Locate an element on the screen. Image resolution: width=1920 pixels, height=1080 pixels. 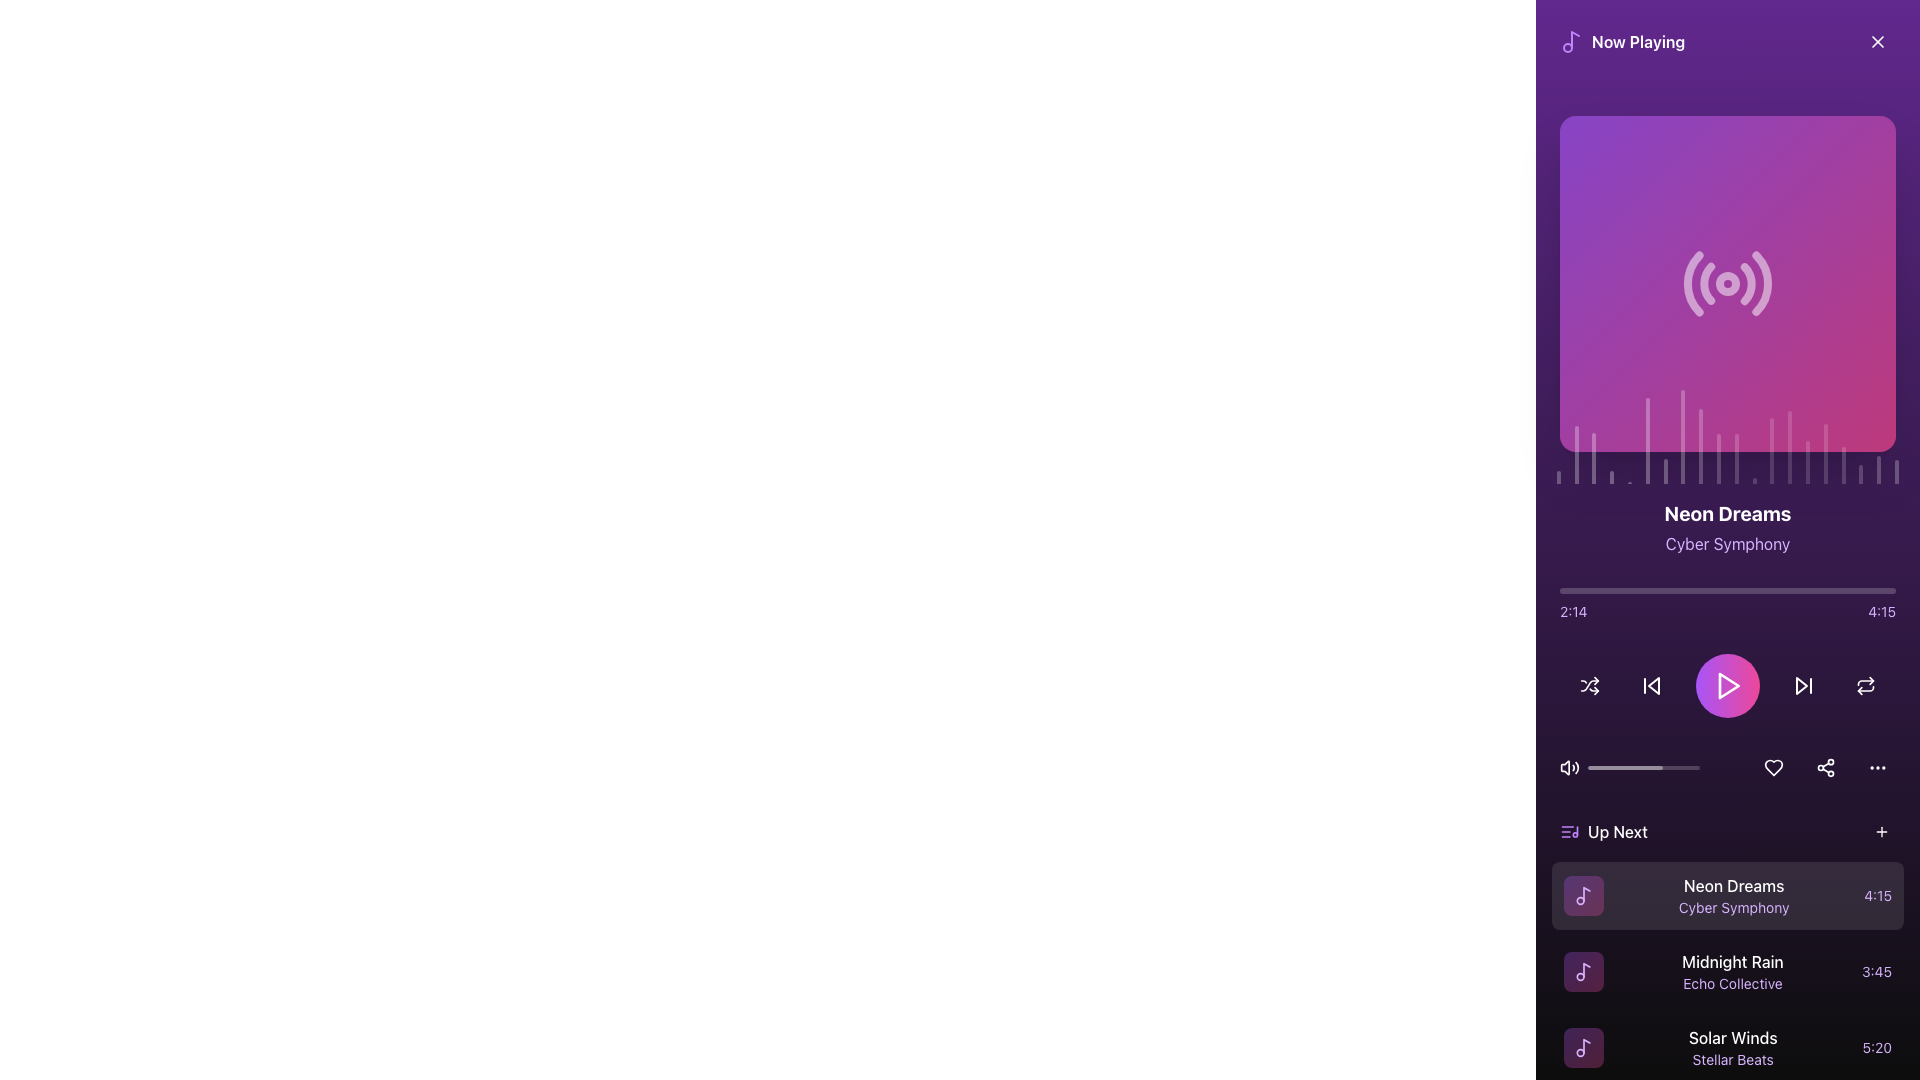
progress is located at coordinates (1572, 589).